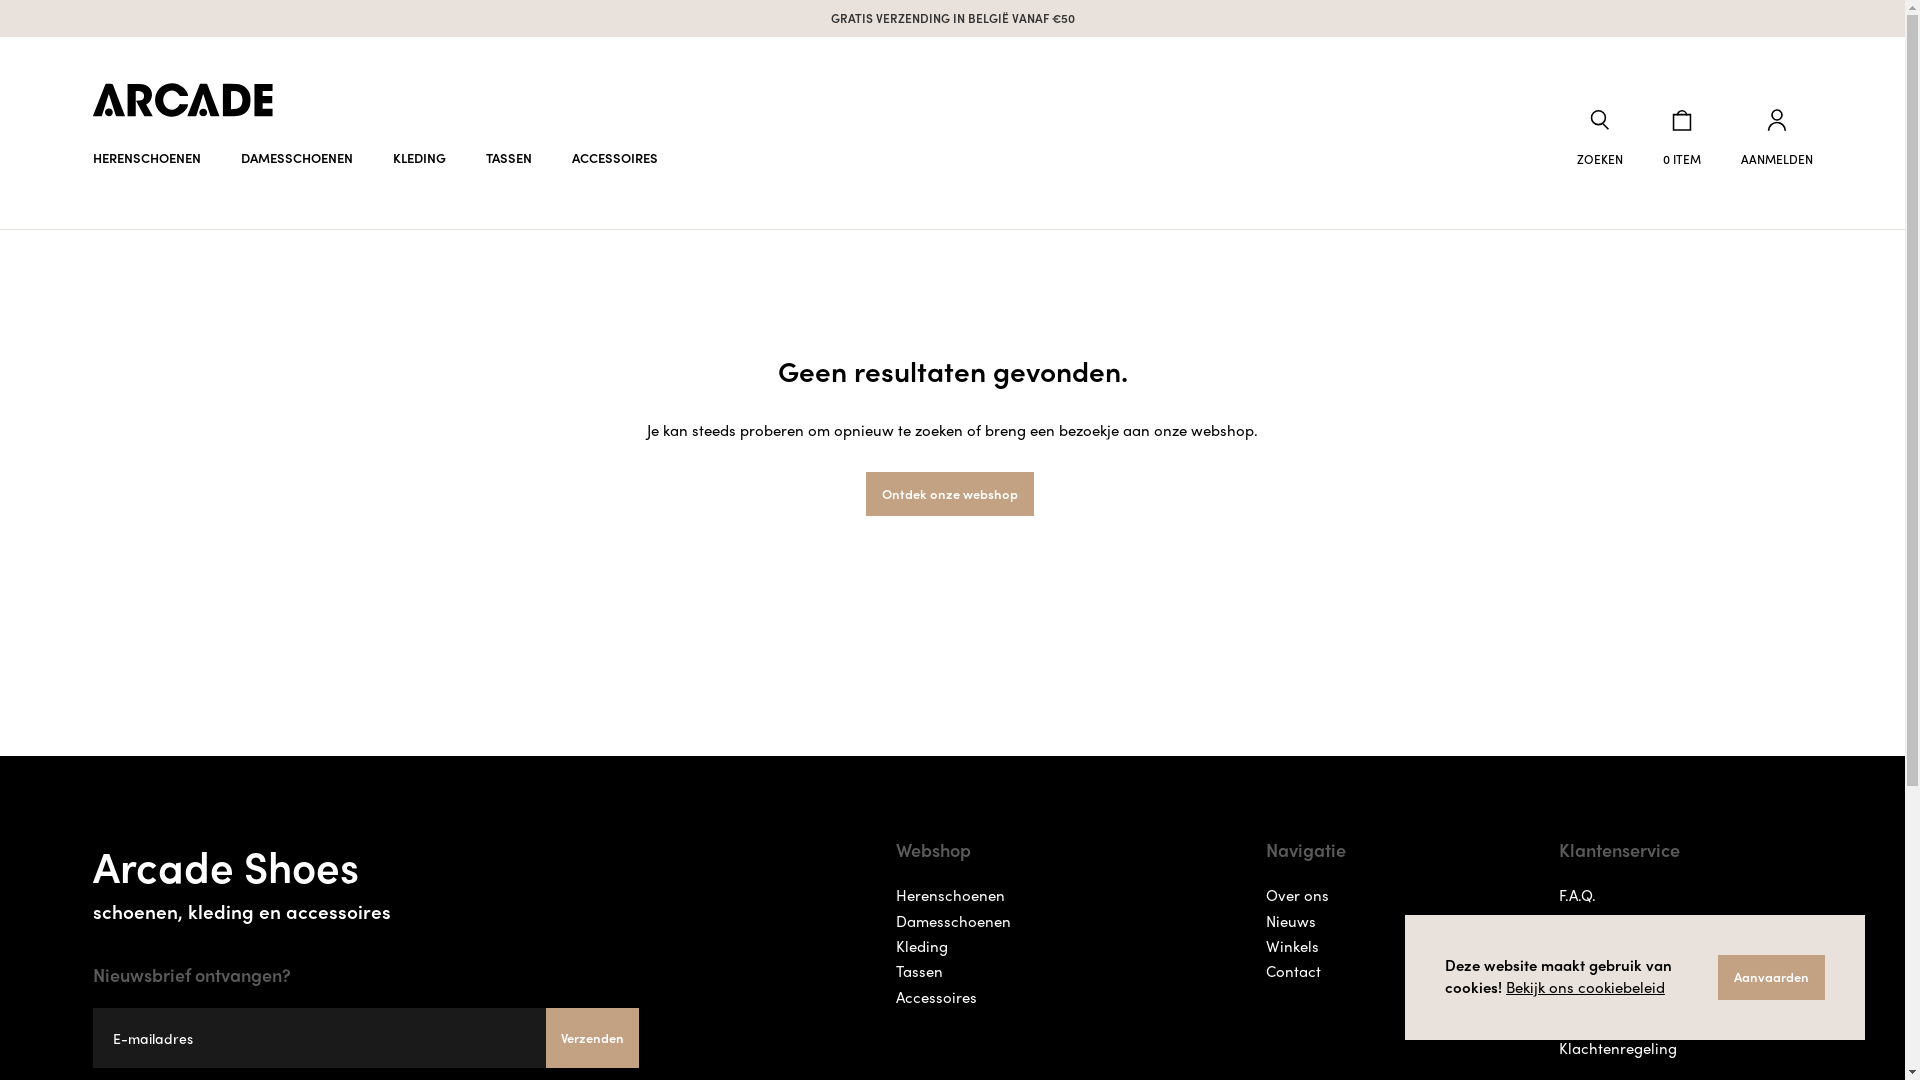  What do you see at coordinates (1680, 137) in the screenshot?
I see `'0 ITEM'` at bounding box center [1680, 137].